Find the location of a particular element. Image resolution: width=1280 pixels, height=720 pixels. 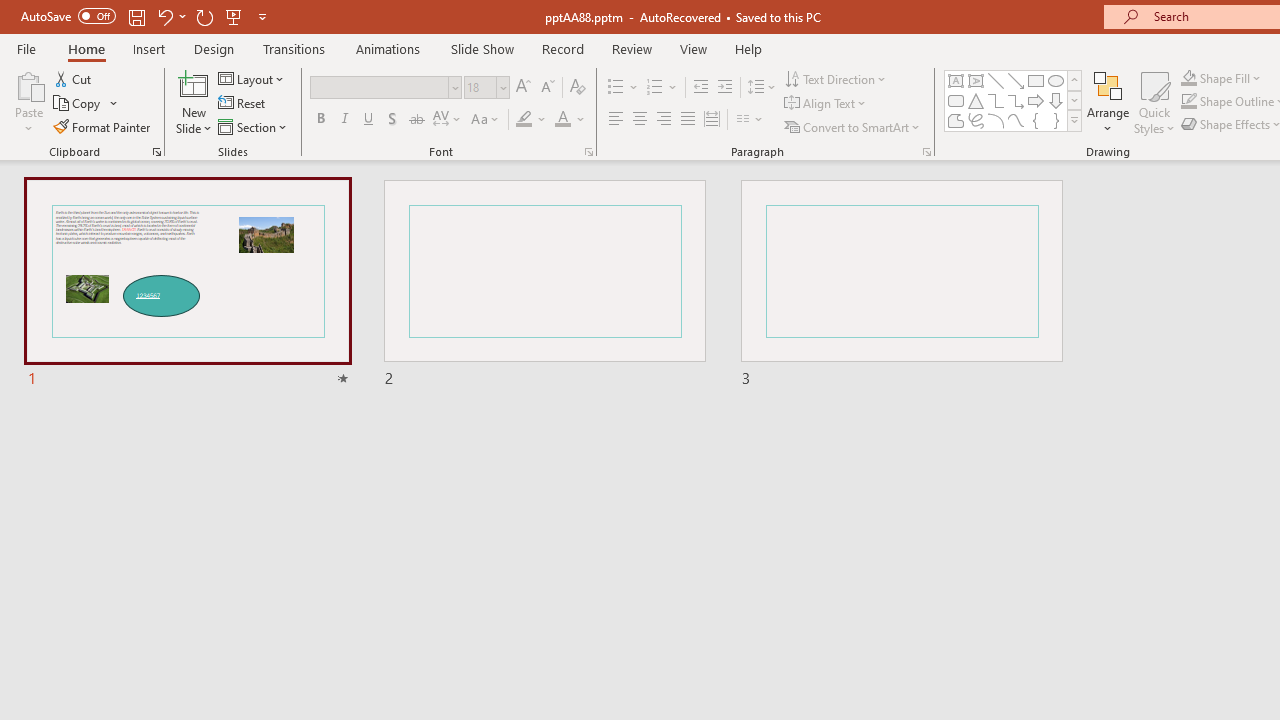

'Paragraph...' is located at coordinates (925, 150).